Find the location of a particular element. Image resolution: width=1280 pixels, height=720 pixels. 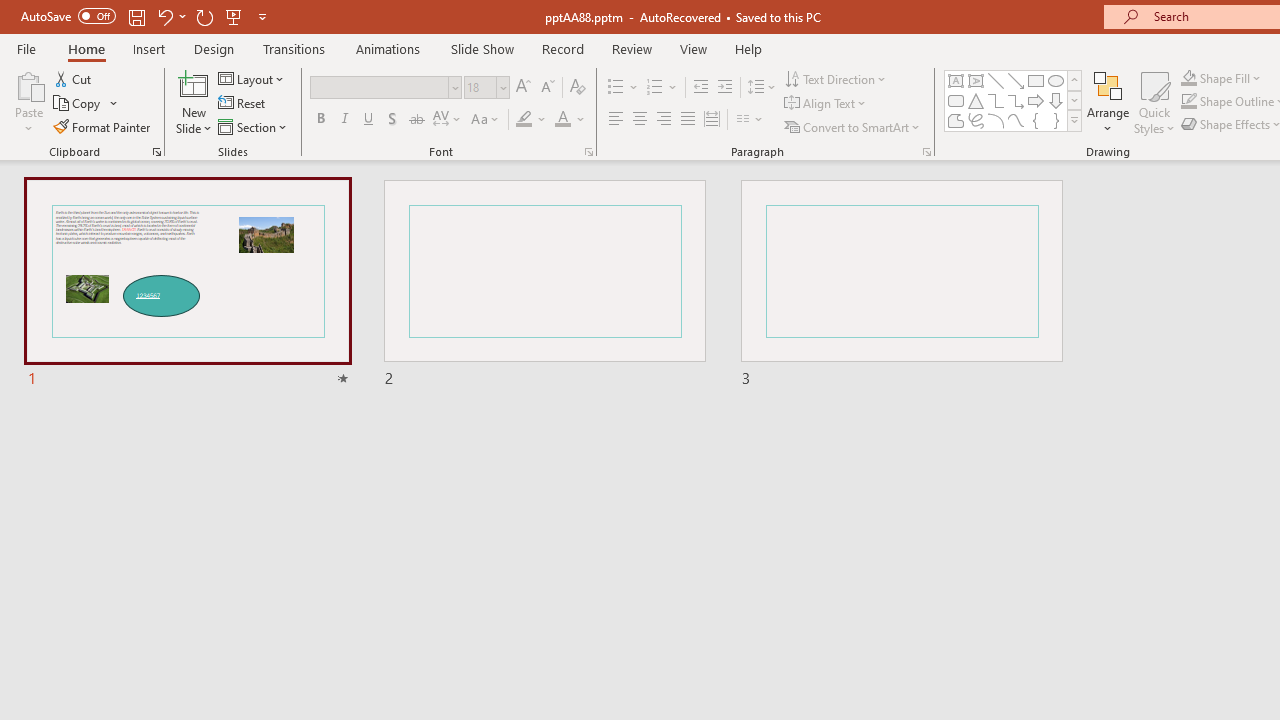

'Paragraph...' is located at coordinates (925, 150).